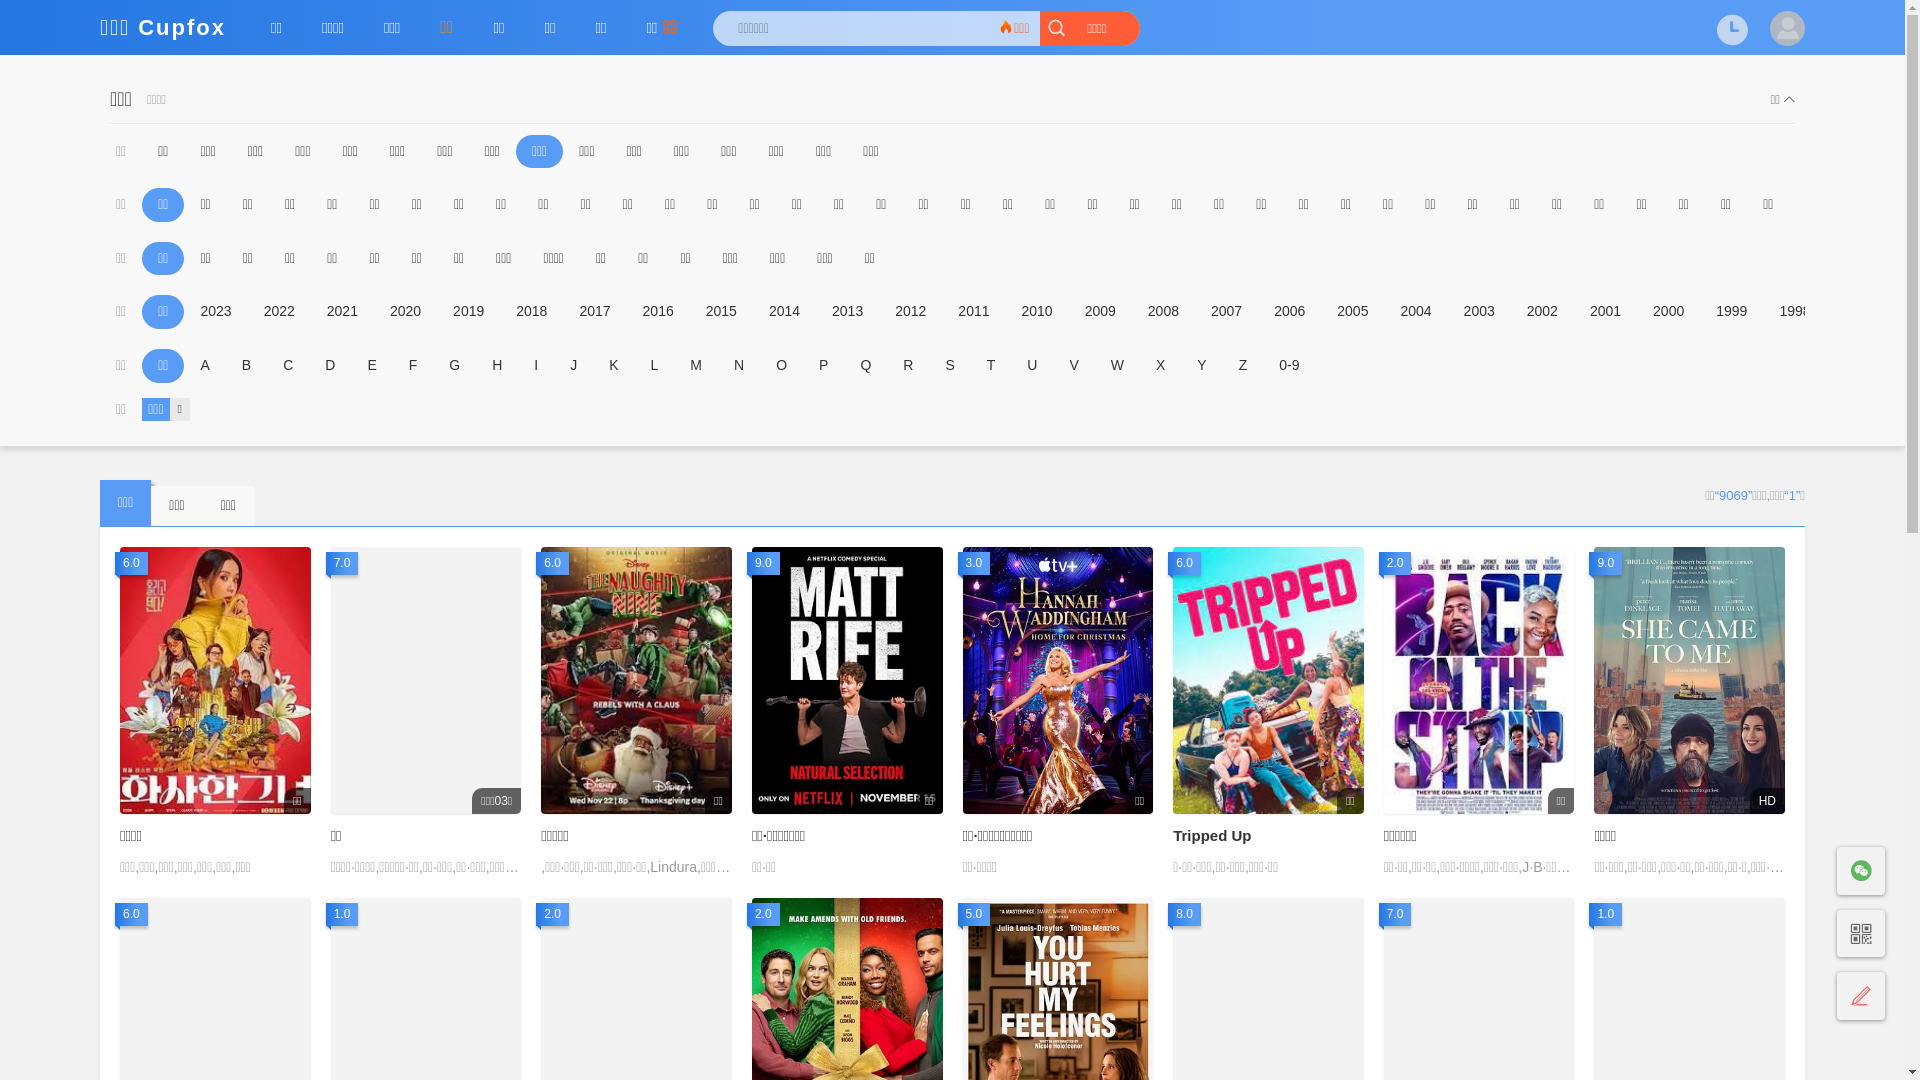 The width and height of the screenshot is (1920, 1080). I want to click on '2016', so click(658, 312).